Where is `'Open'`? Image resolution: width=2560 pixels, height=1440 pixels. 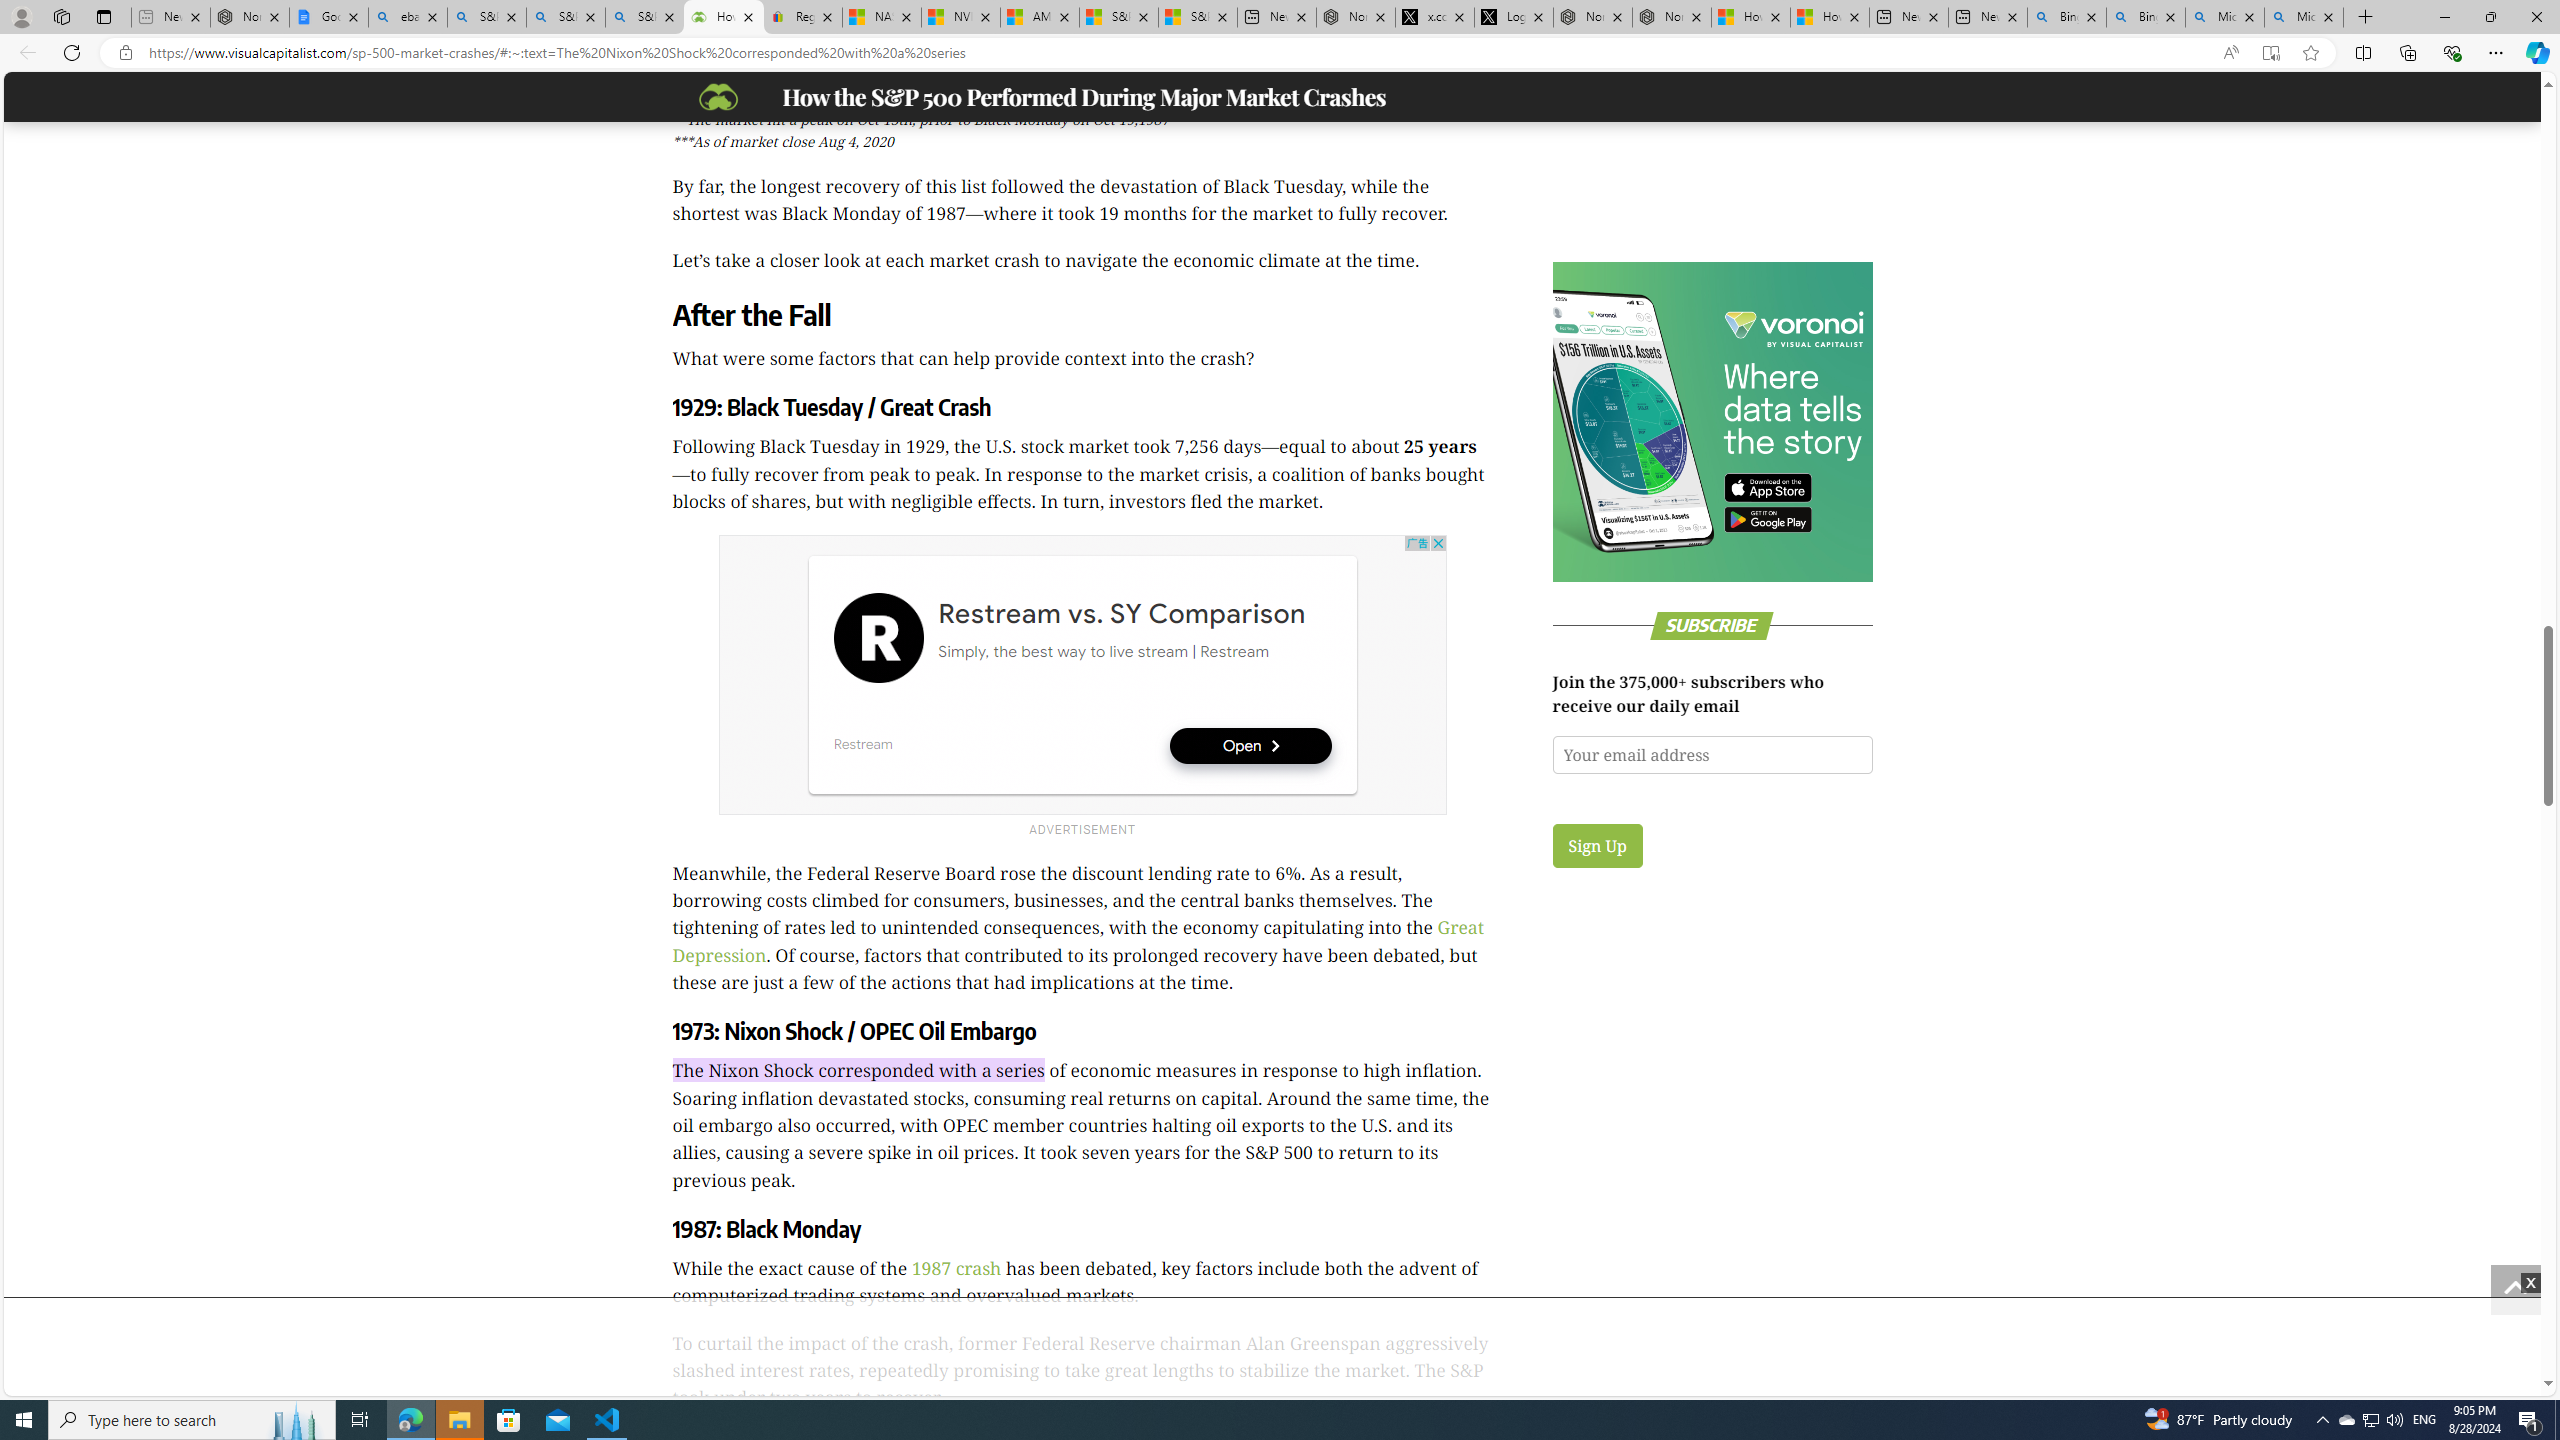 'Open' is located at coordinates (1250, 744).